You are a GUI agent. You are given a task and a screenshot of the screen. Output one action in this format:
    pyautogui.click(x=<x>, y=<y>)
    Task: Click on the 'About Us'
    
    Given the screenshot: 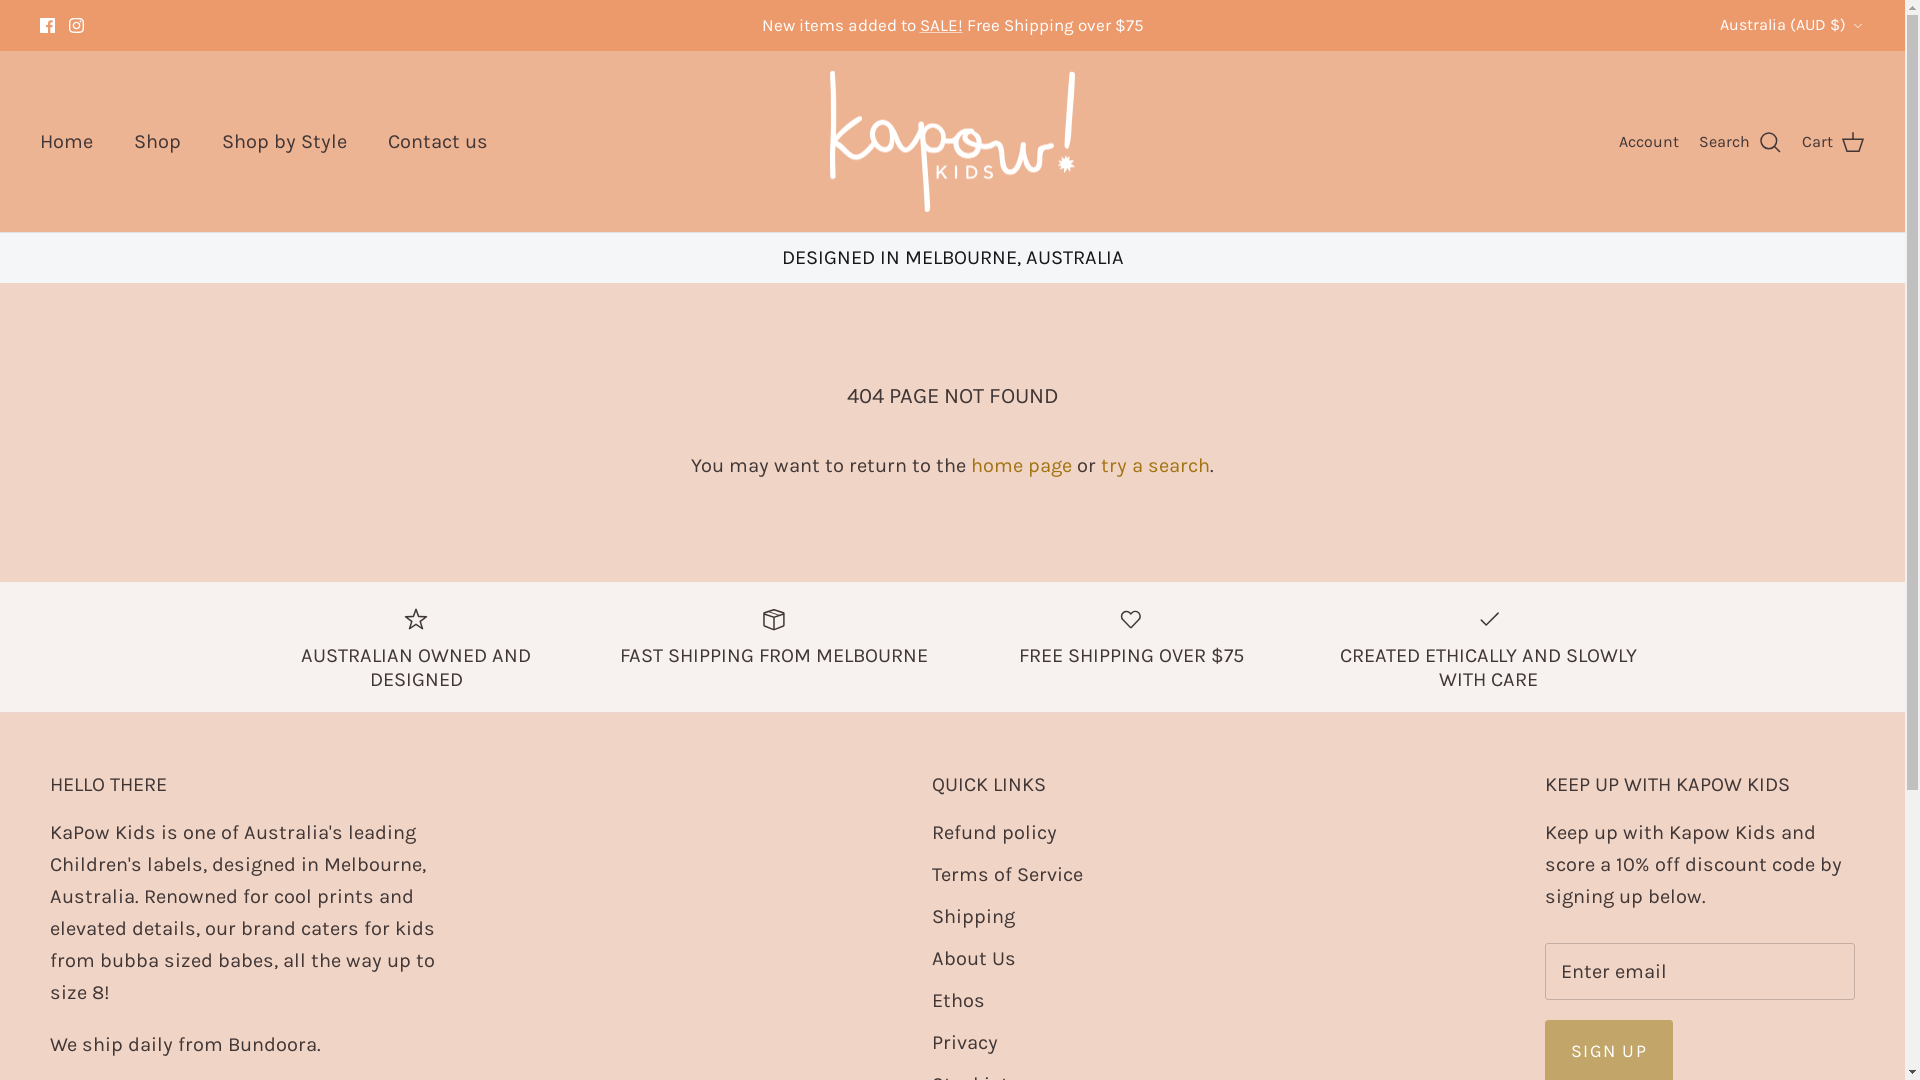 What is the action you would take?
    pyautogui.click(x=974, y=957)
    